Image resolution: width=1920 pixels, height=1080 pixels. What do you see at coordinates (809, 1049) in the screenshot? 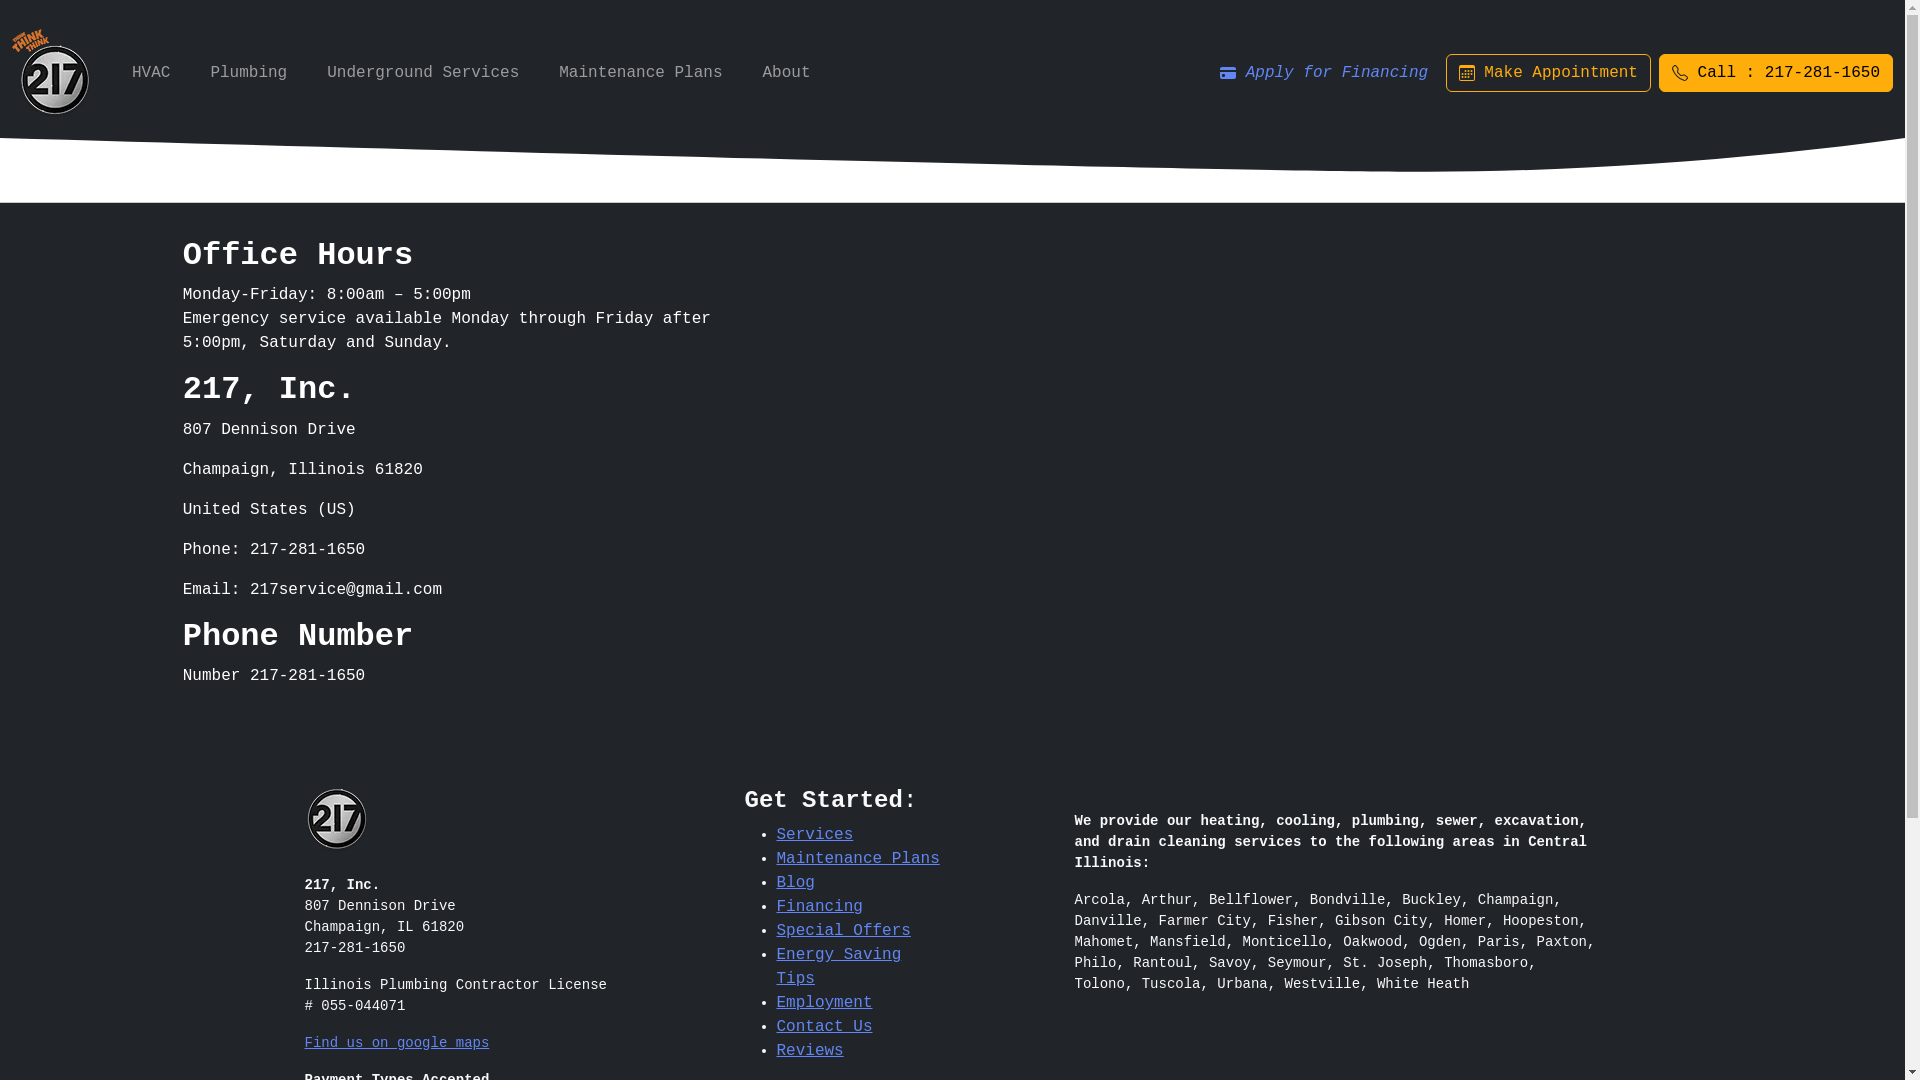
I see `'Reviews'` at bounding box center [809, 1049].